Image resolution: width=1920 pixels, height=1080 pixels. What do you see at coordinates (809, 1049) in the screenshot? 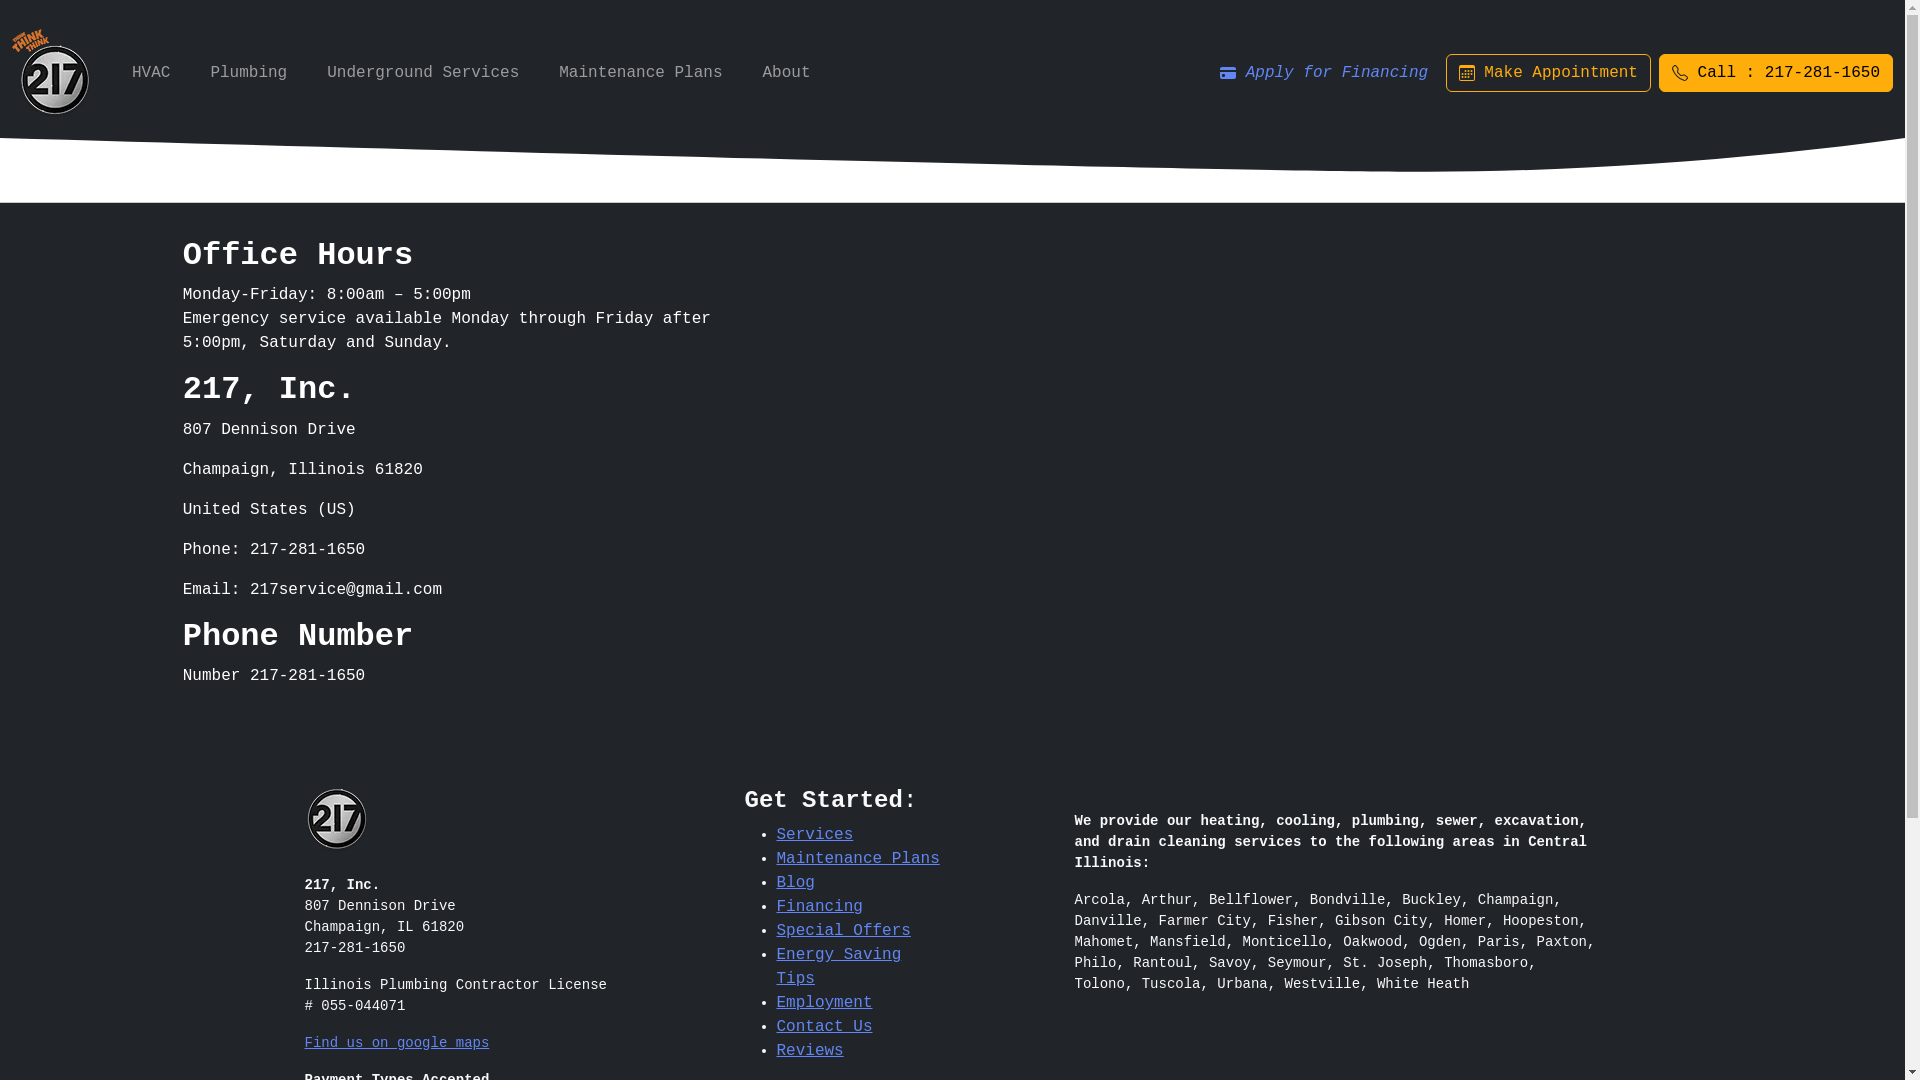
I see `'Reviews'` at bounding box center [809, 1049].